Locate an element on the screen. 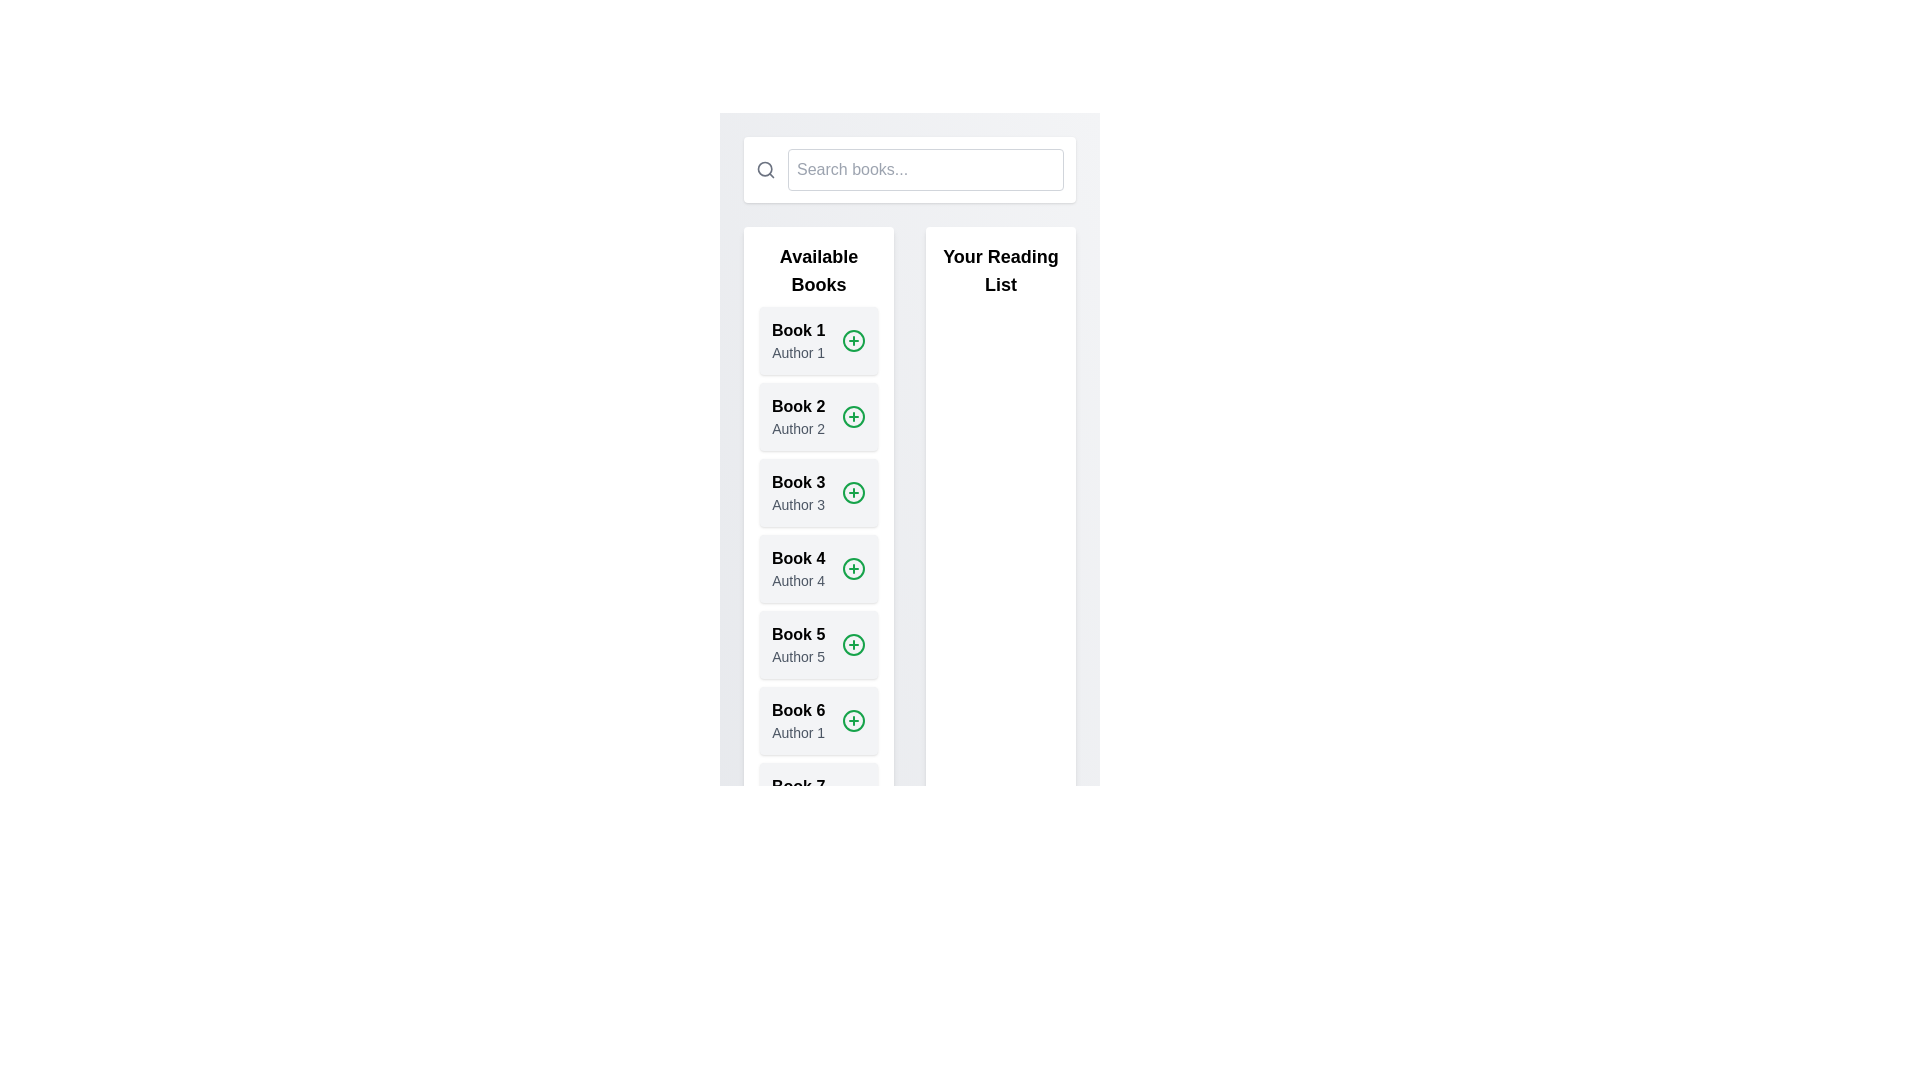 This screenshot has height=1080, width=1920. the title text label of the fourth book item in the 'Available Books' section is located at coordinates (797, 559).